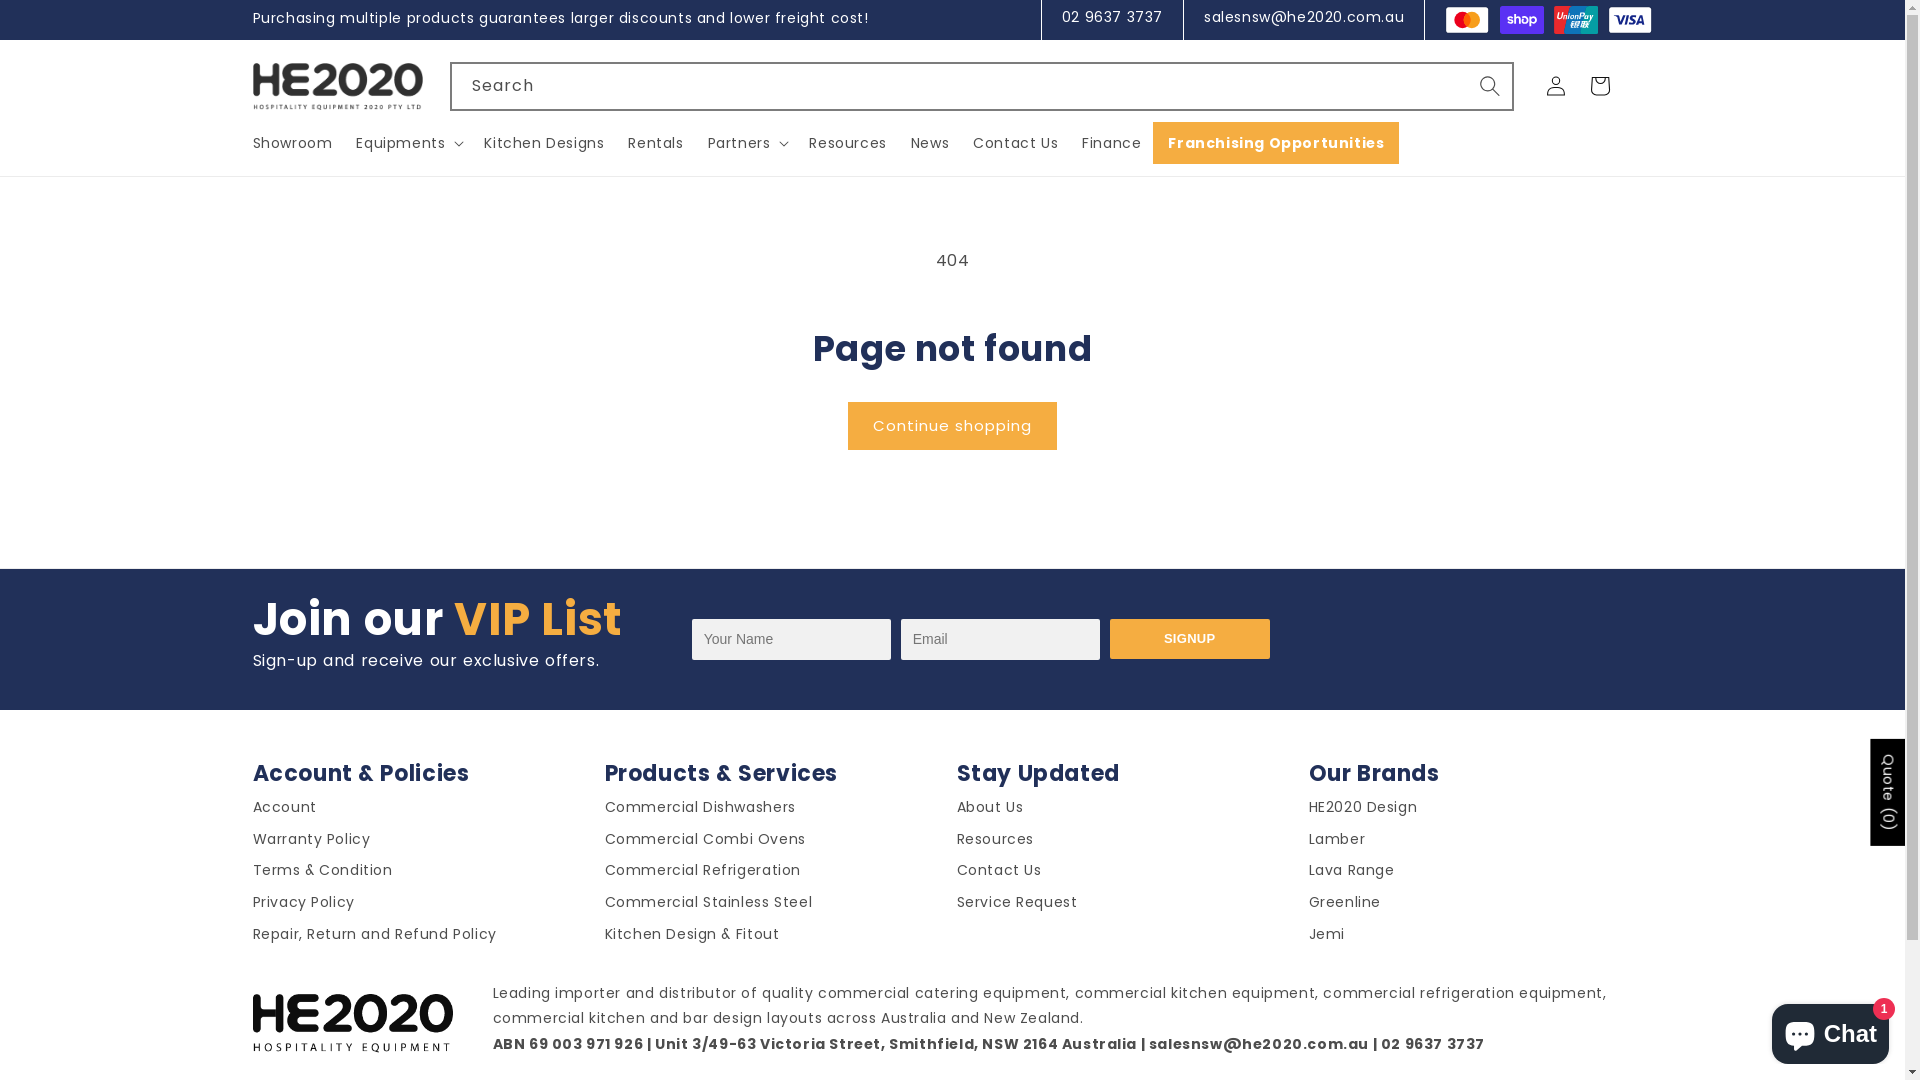  What do you see at coordinates (1344, 906) in the screenshot?
I see `'Greenline'` at bounding box center [1344, 906].